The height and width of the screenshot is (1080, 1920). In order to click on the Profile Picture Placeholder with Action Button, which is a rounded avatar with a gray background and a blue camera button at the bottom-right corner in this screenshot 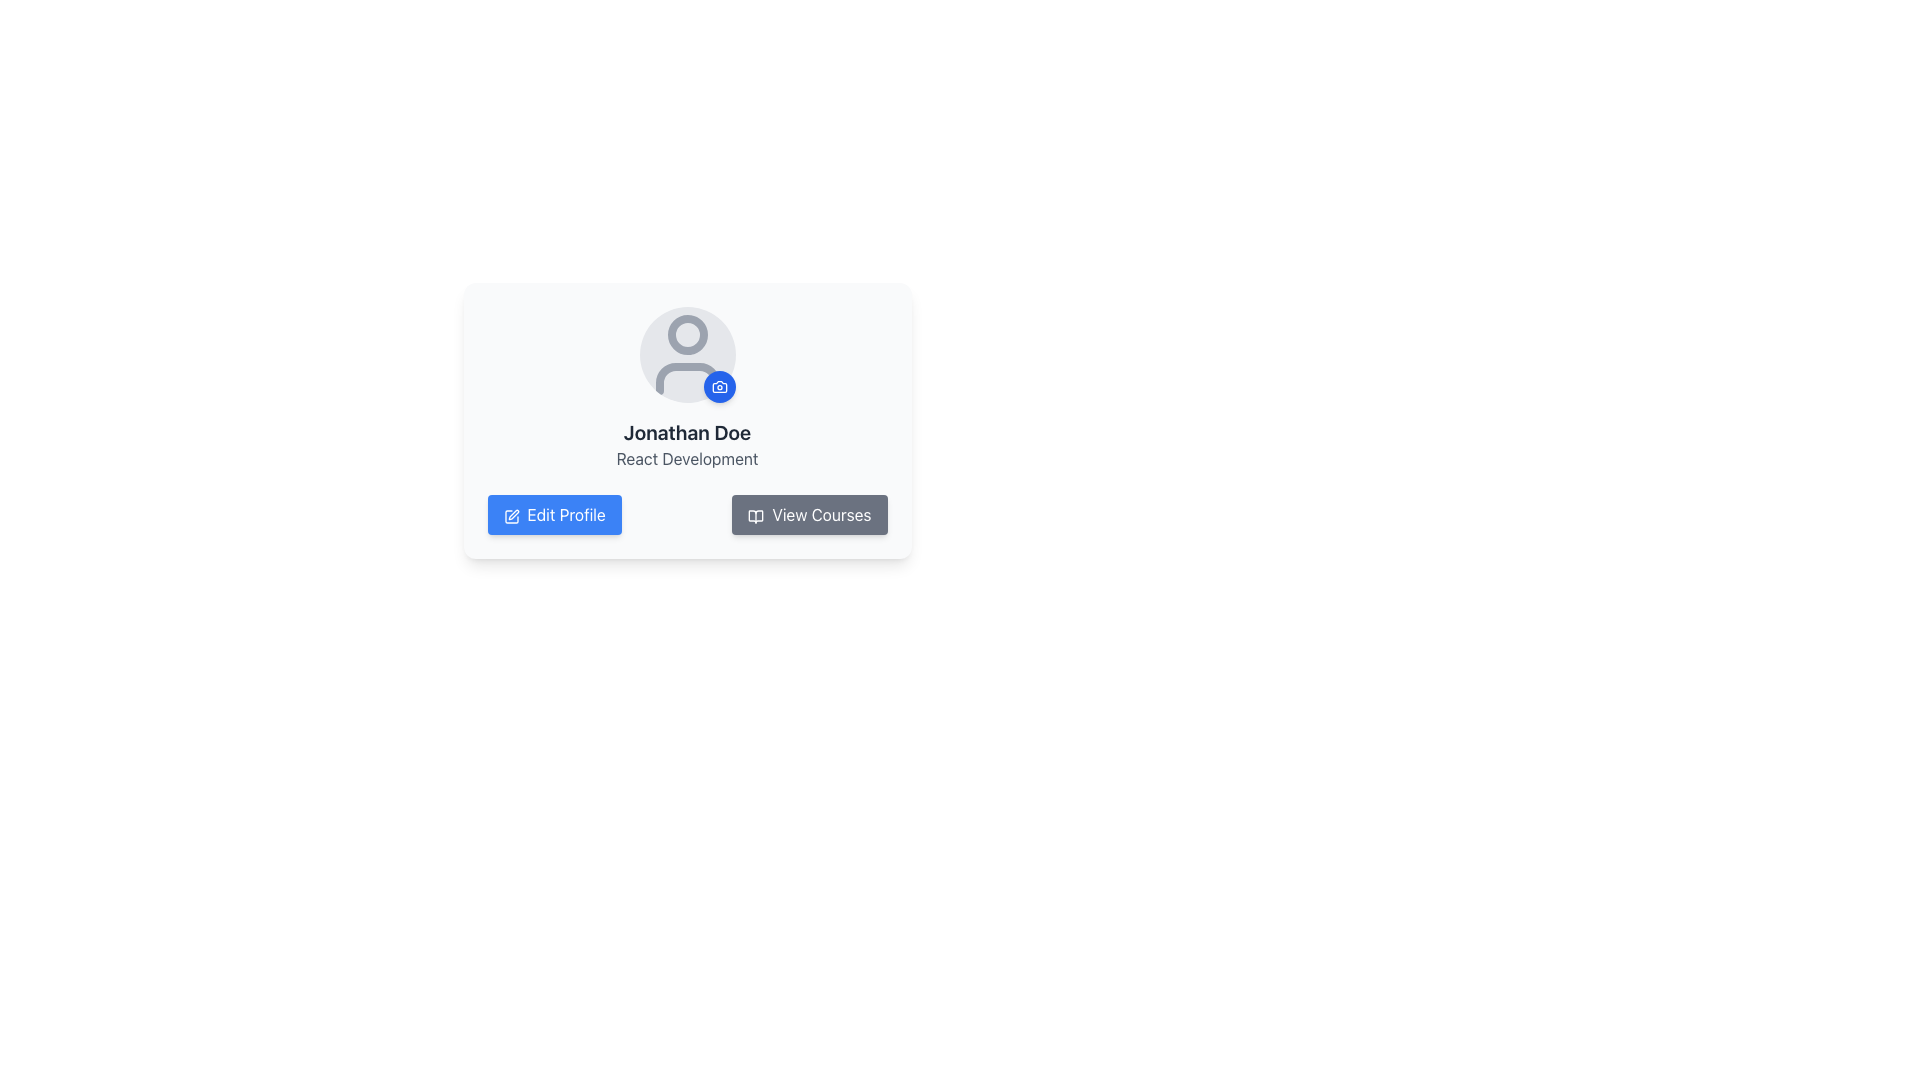, I will do `click(687, 353)`.